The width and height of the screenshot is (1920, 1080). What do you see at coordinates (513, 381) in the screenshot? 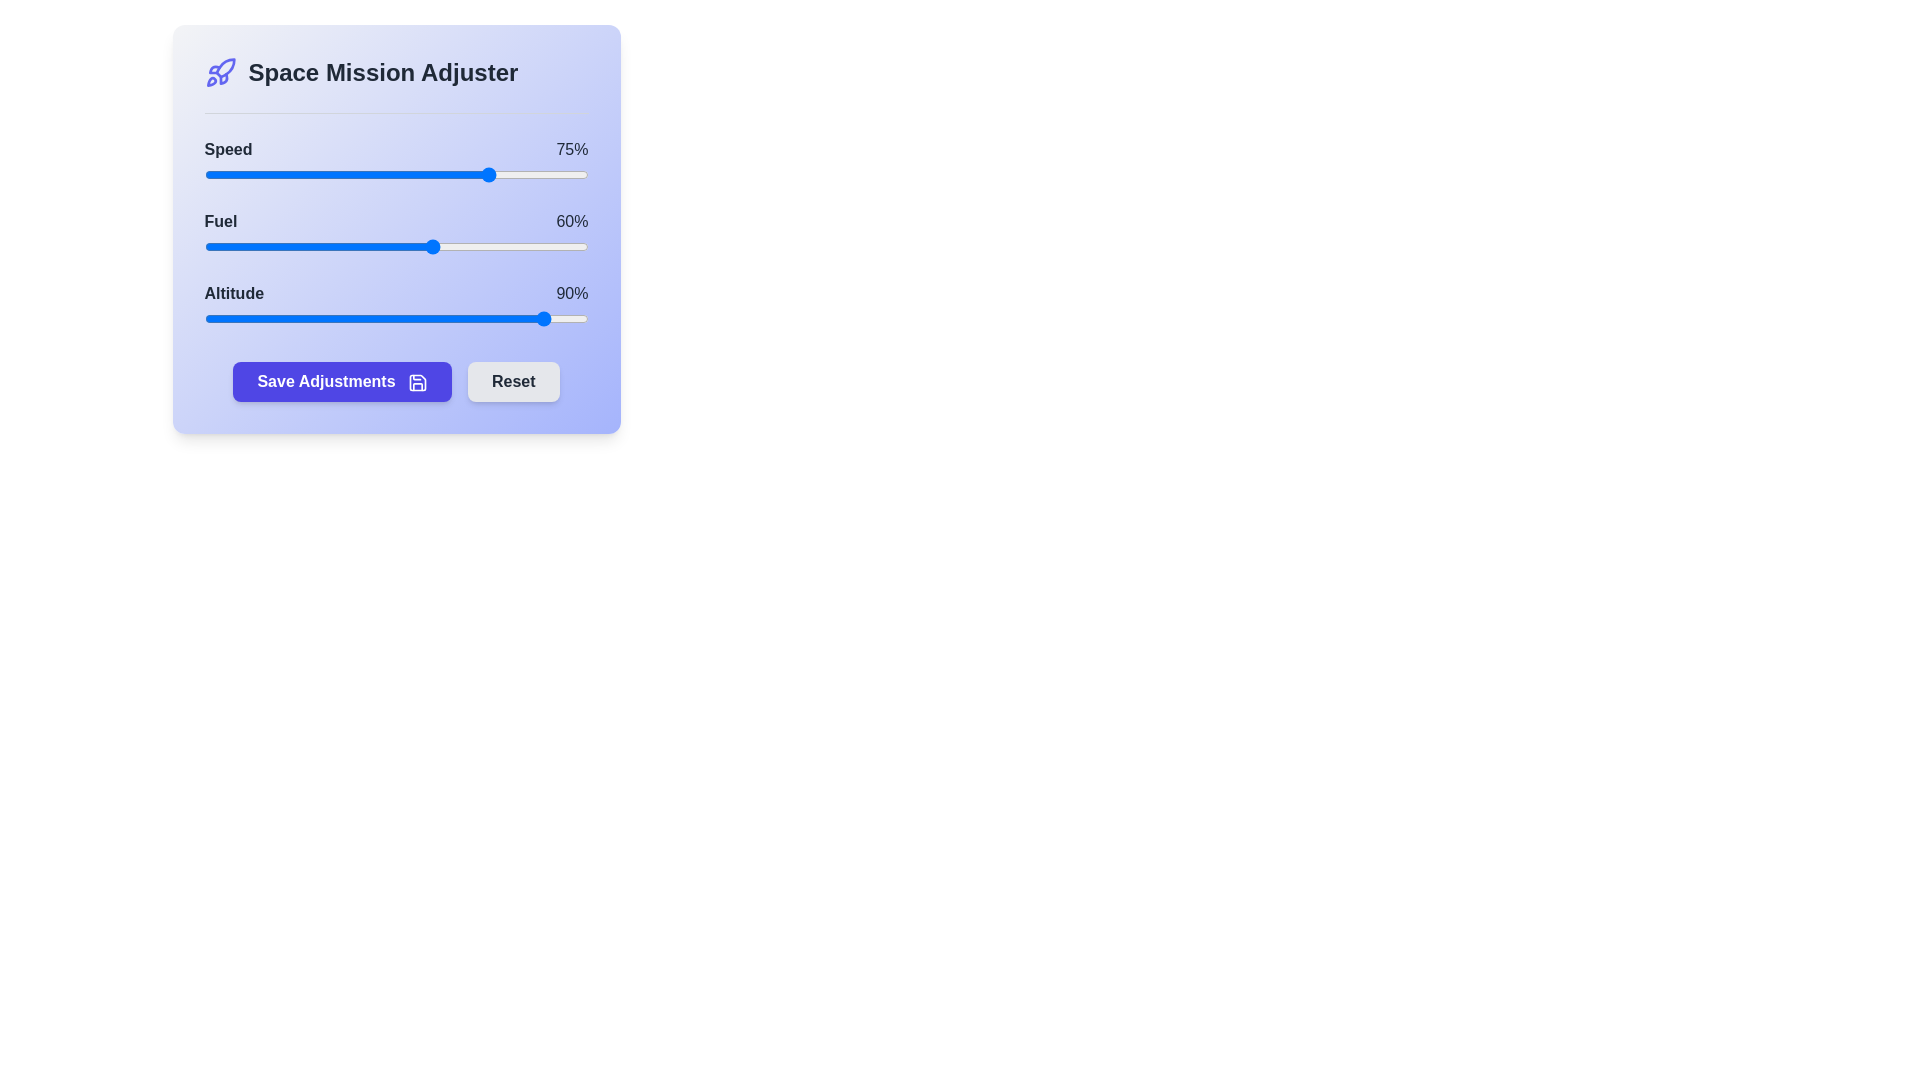
I see `'Reset' button to reset the values` at bounding box center [513, 381].